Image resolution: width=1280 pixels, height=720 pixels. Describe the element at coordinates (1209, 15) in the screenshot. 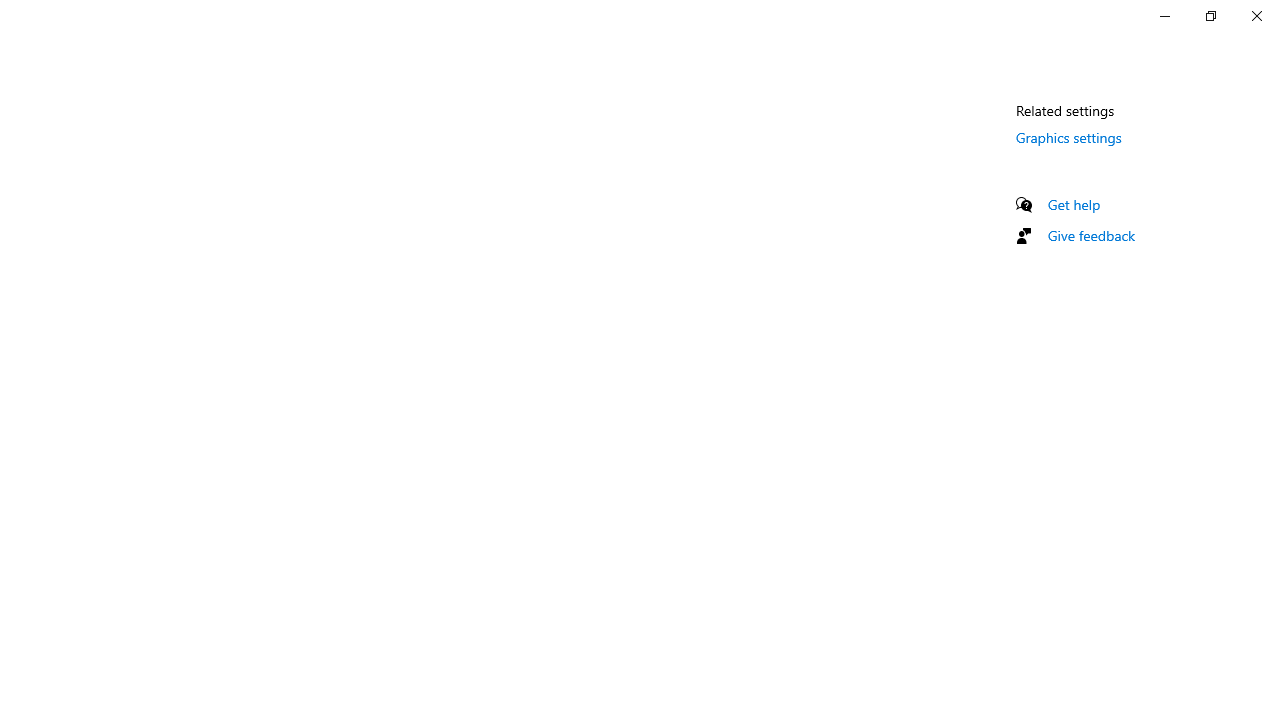

I see `'Restore Settings'` at that location.